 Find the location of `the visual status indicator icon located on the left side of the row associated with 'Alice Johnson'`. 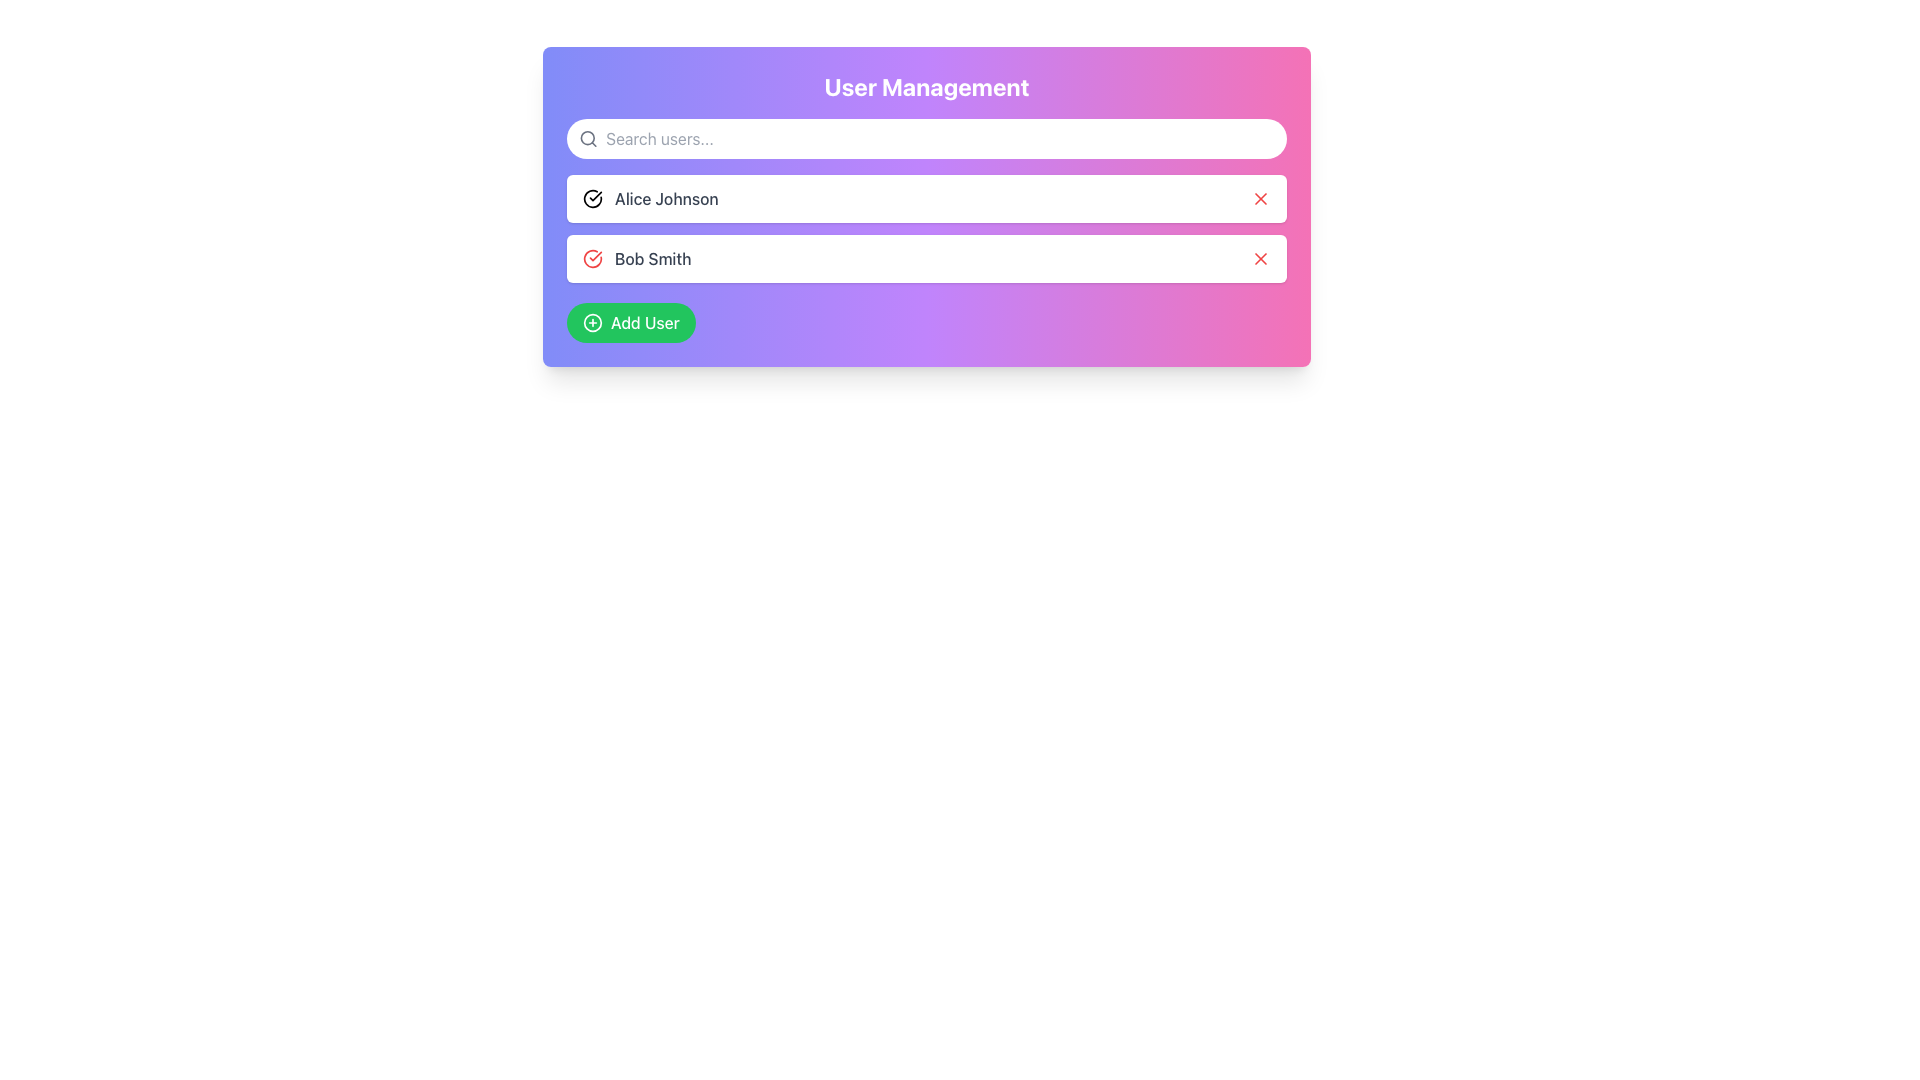

the visual status indicator icon located on the left side of the row associated with 'Alice Johnson' is located at coordinates (592, 199).